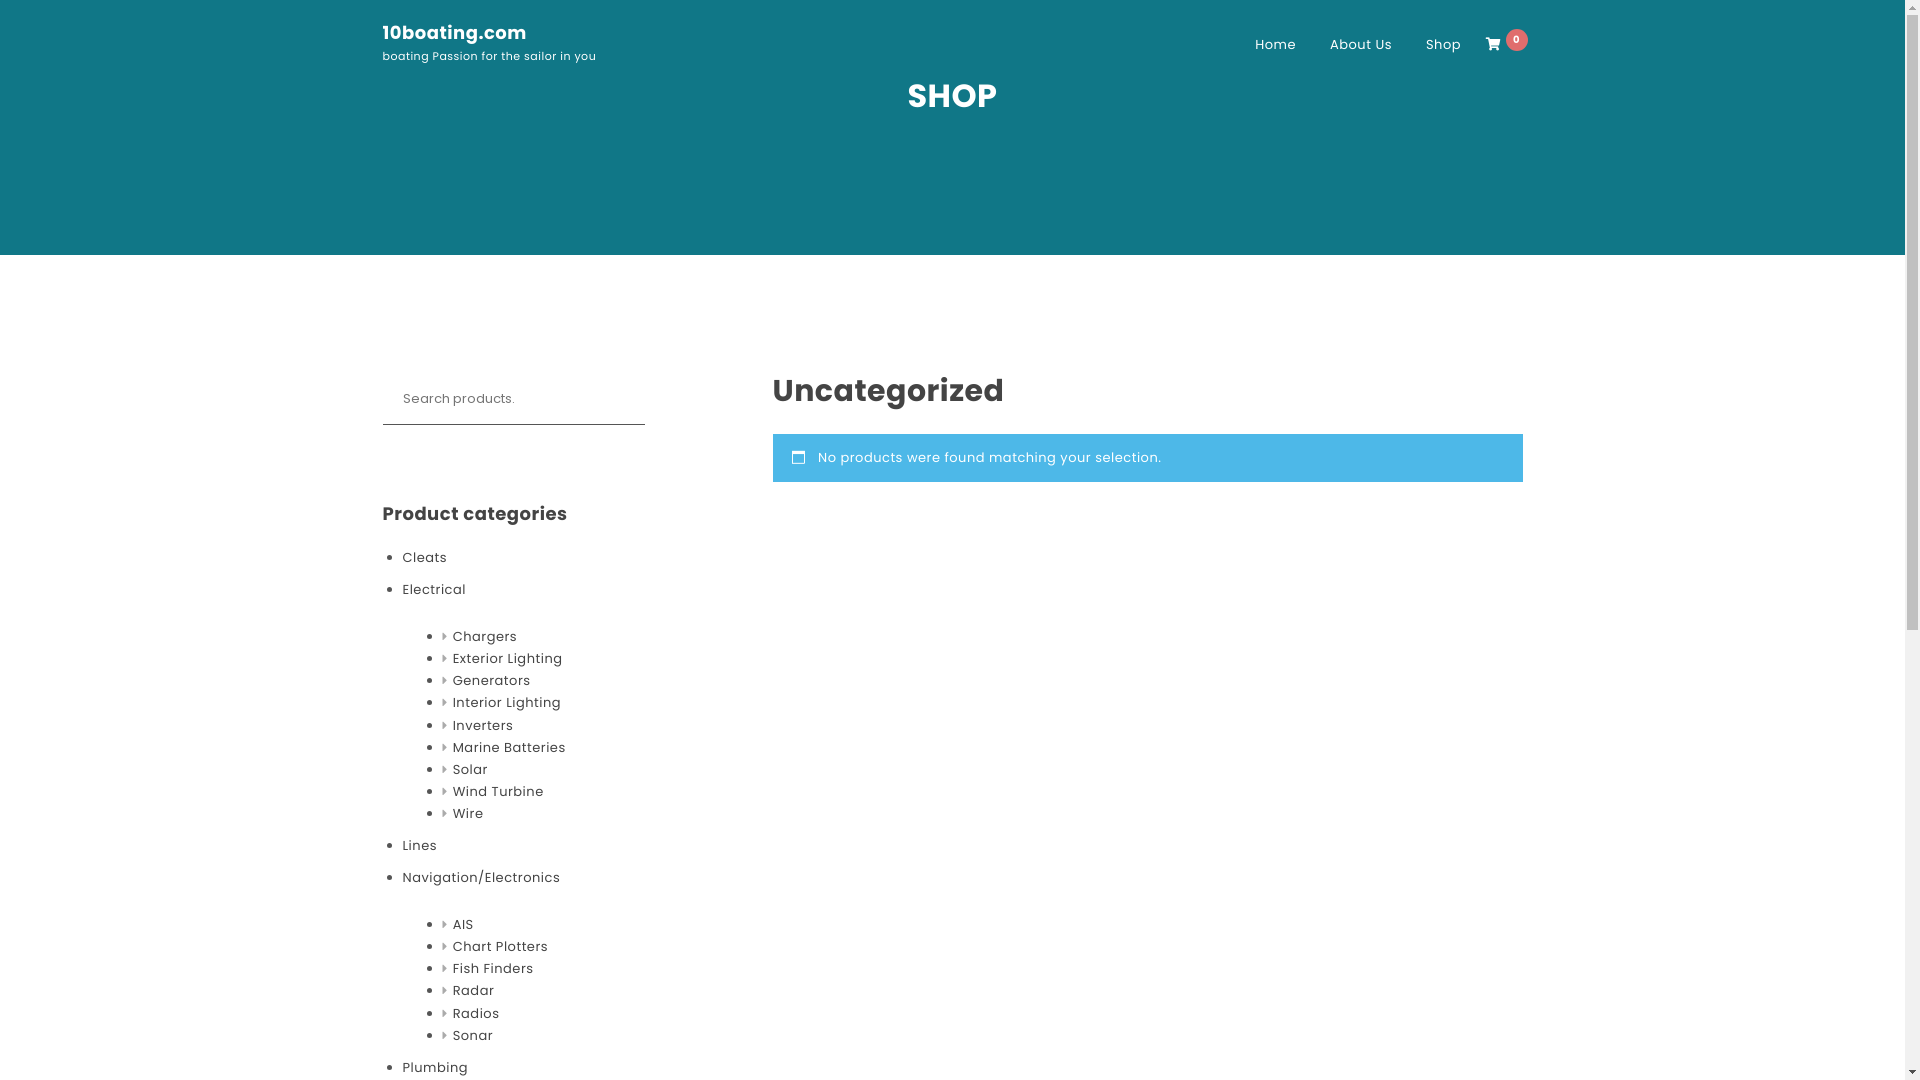  Describe the element at coordinates (451, 748) in the screenshot. I see `'Marine Batteries'` at that location.